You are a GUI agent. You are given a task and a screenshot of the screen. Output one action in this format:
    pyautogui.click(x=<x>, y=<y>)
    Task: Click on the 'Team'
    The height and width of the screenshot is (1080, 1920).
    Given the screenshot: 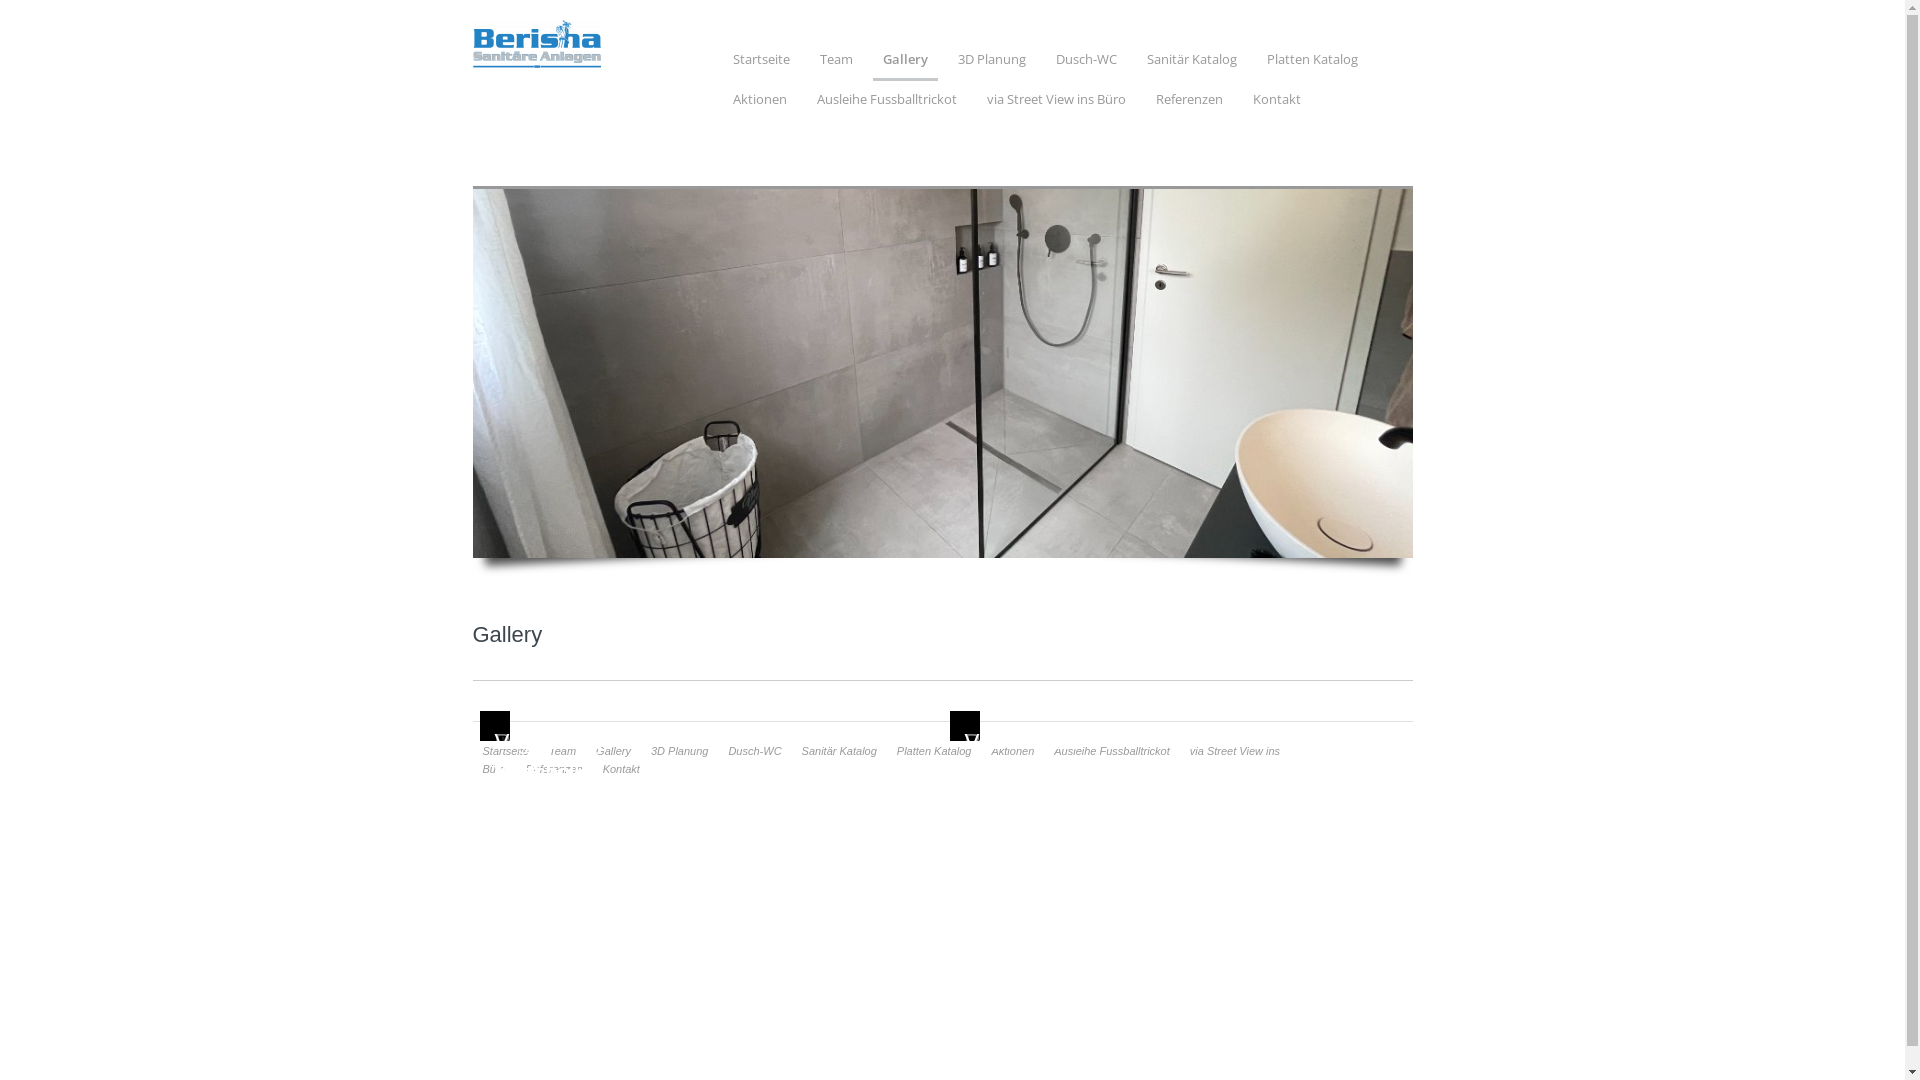 What is the action you would take?
    pyautogui.click(x=836, y=63)
    